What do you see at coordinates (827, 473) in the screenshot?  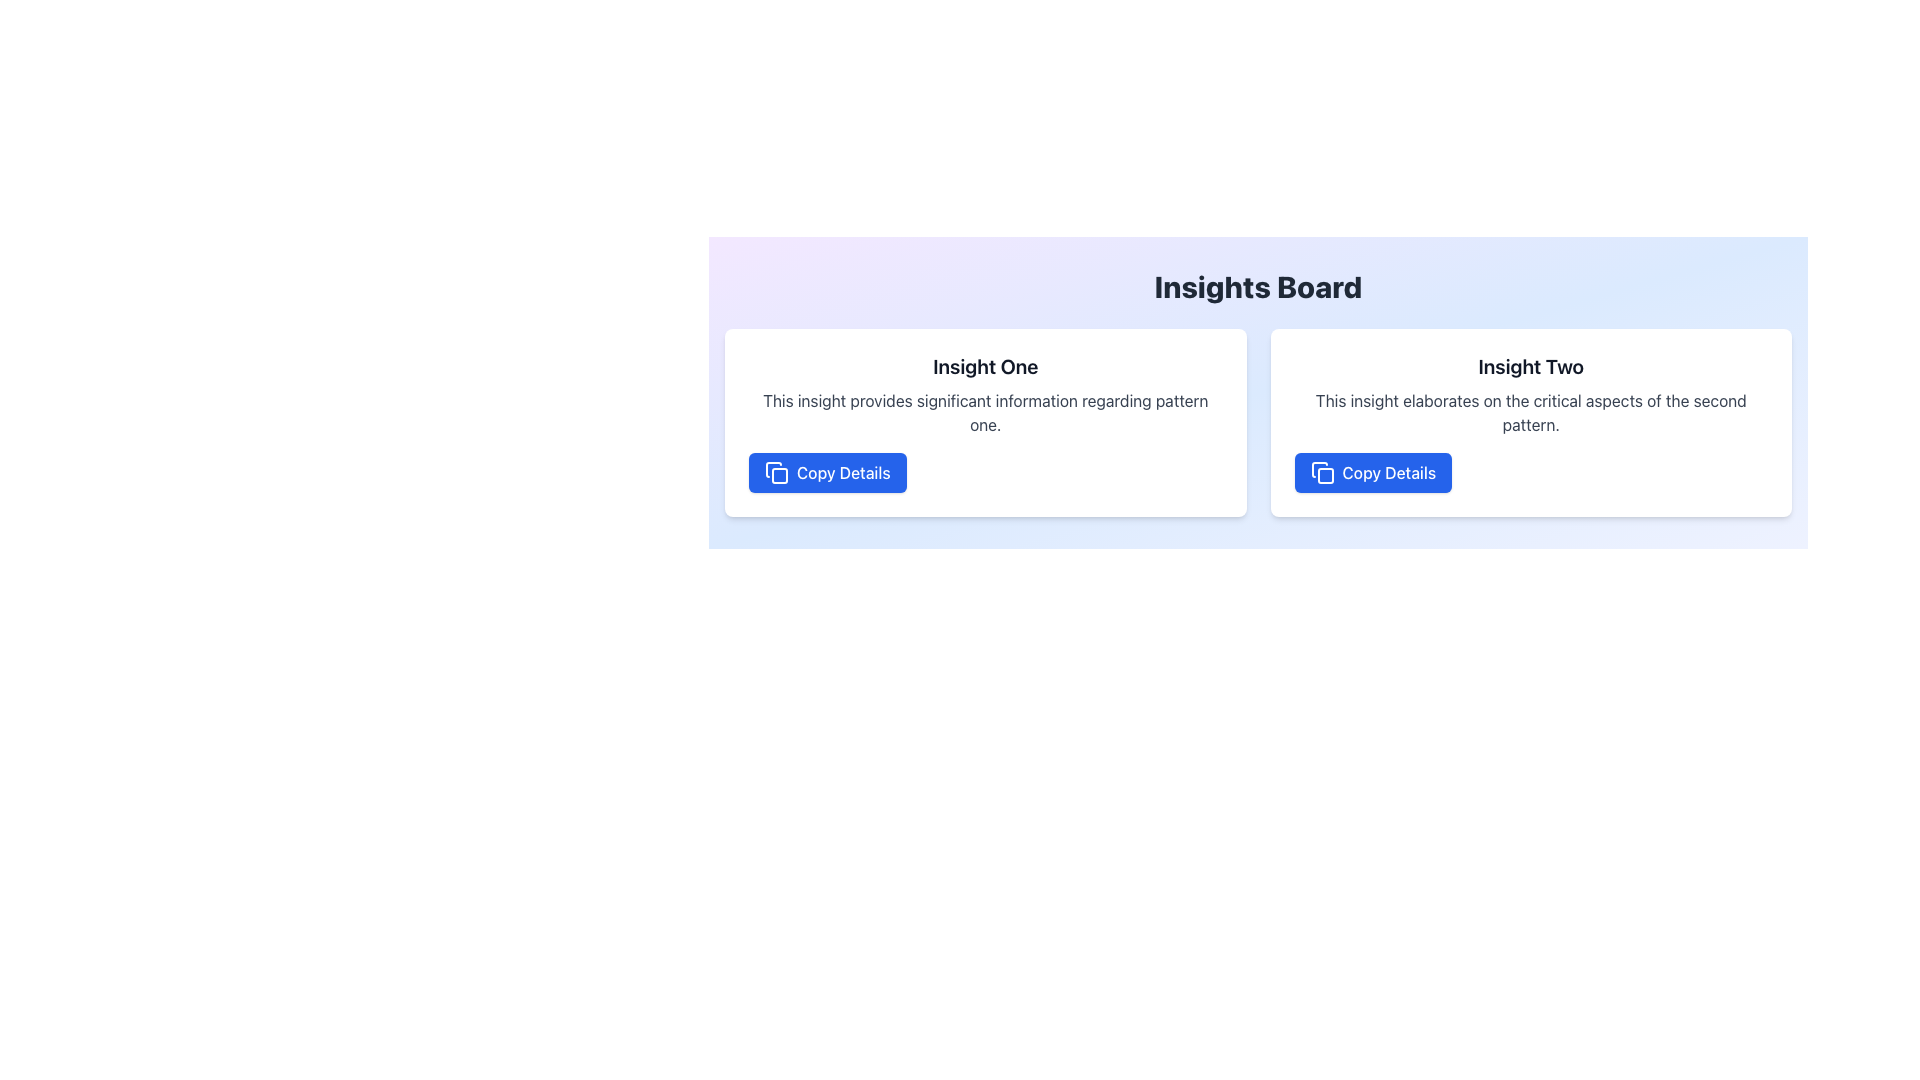 I see `the 'Copy Details' button located at the bottom left corner of the 'Insight One' card in the 'Insights Board' section` at bounding box center [827, 473].